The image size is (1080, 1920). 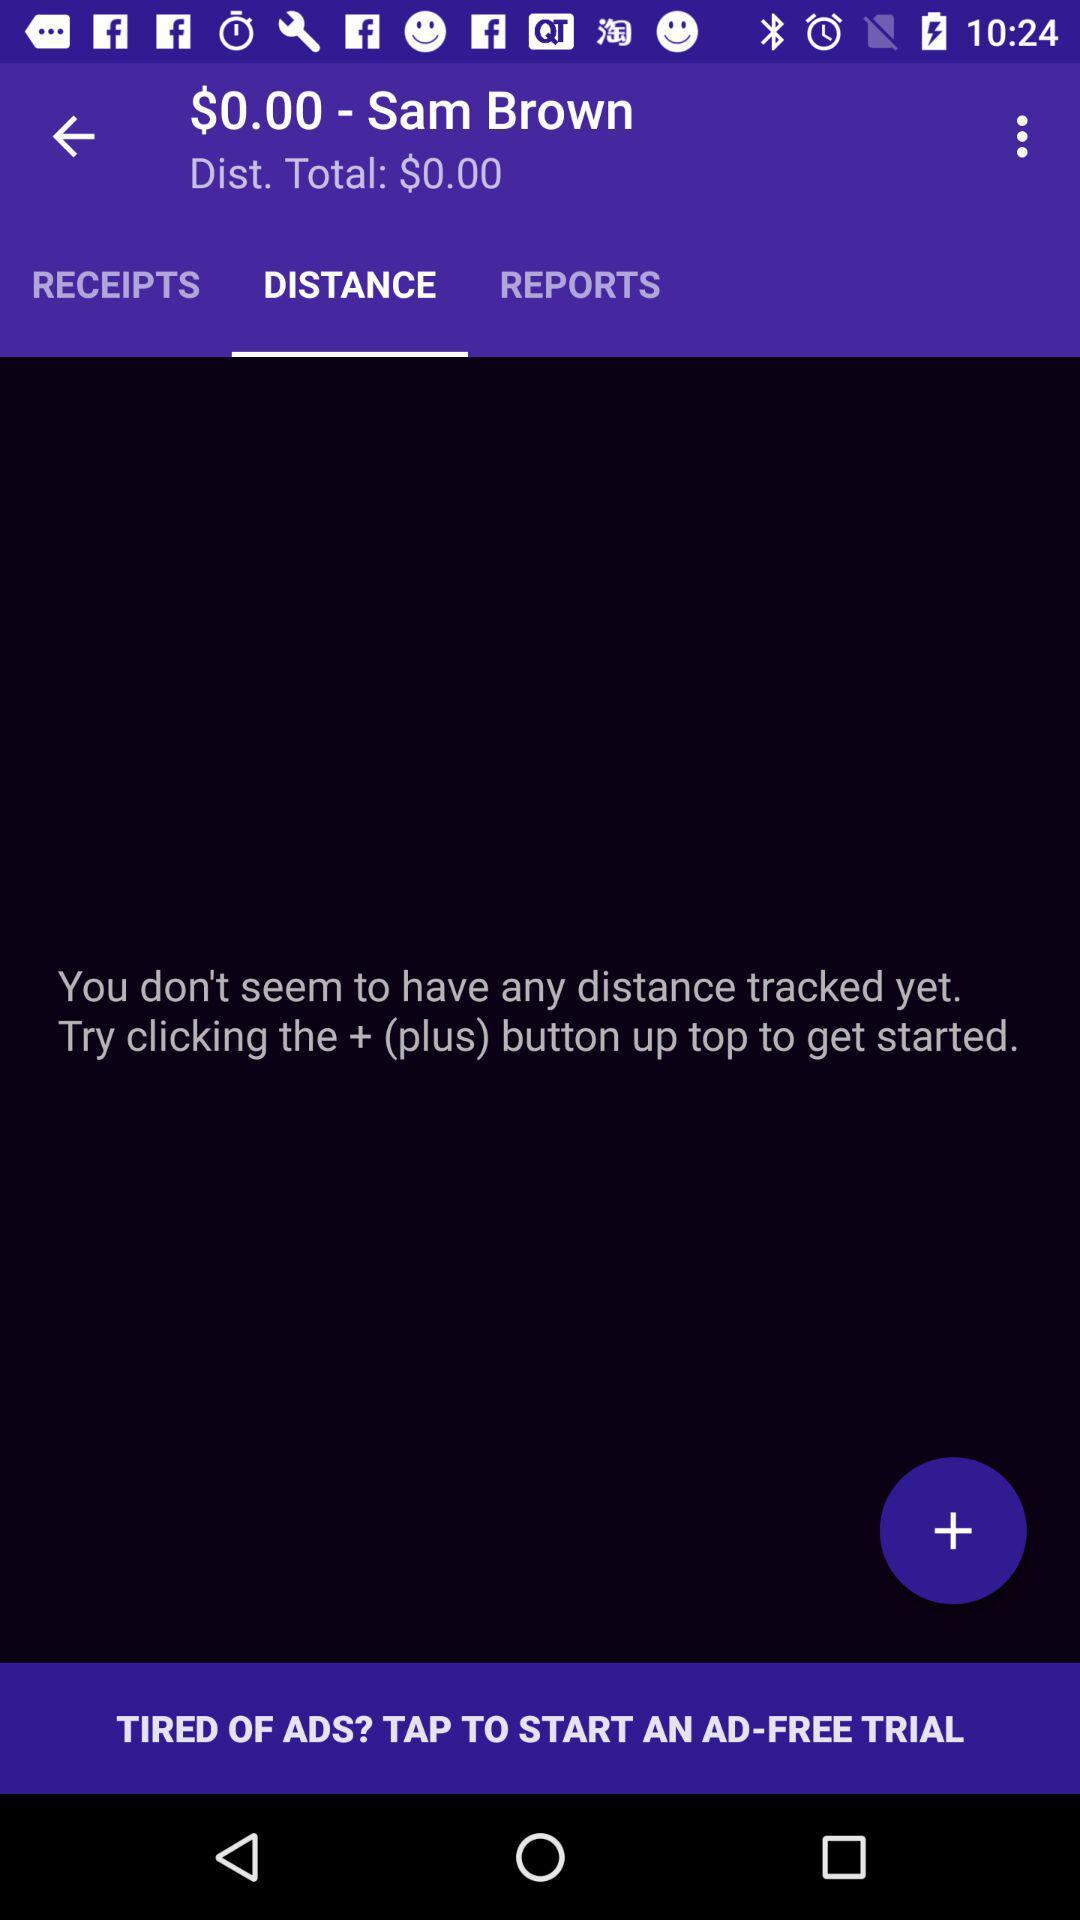 I want to click on item next to the distance, so click(x=580, y=282).